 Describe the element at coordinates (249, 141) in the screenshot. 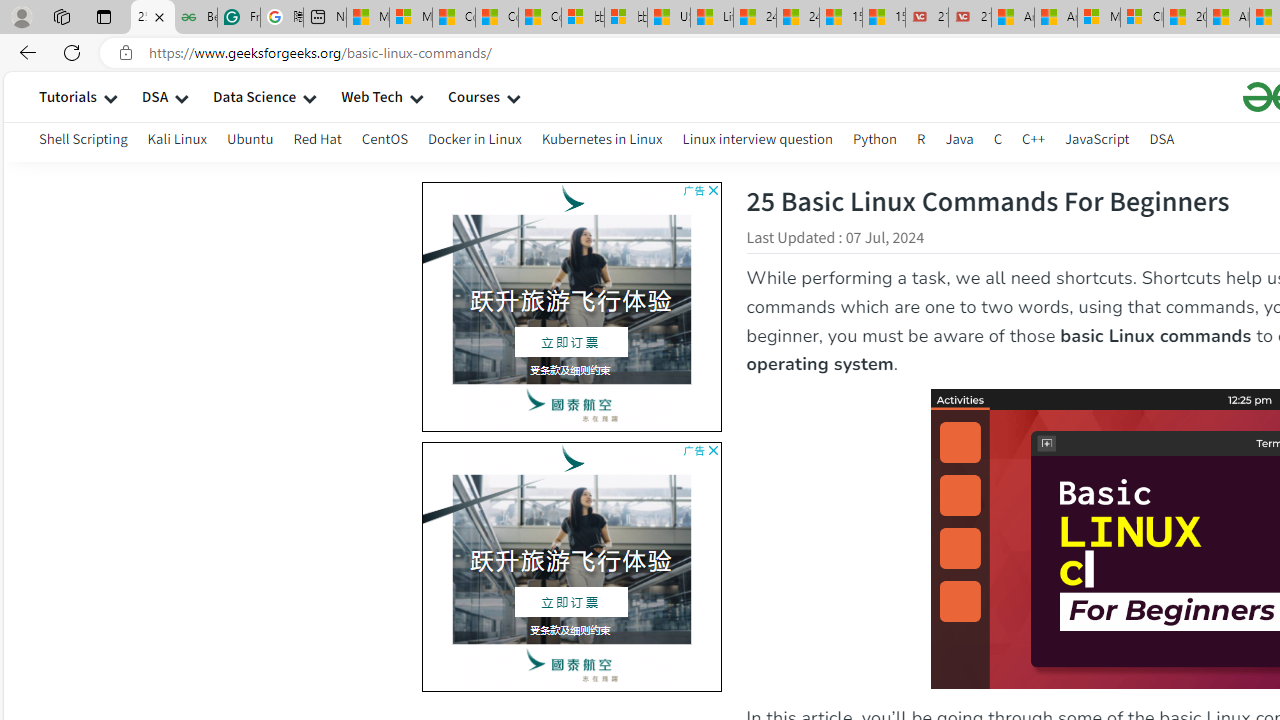

I see `'Ubuntu'` at that location.